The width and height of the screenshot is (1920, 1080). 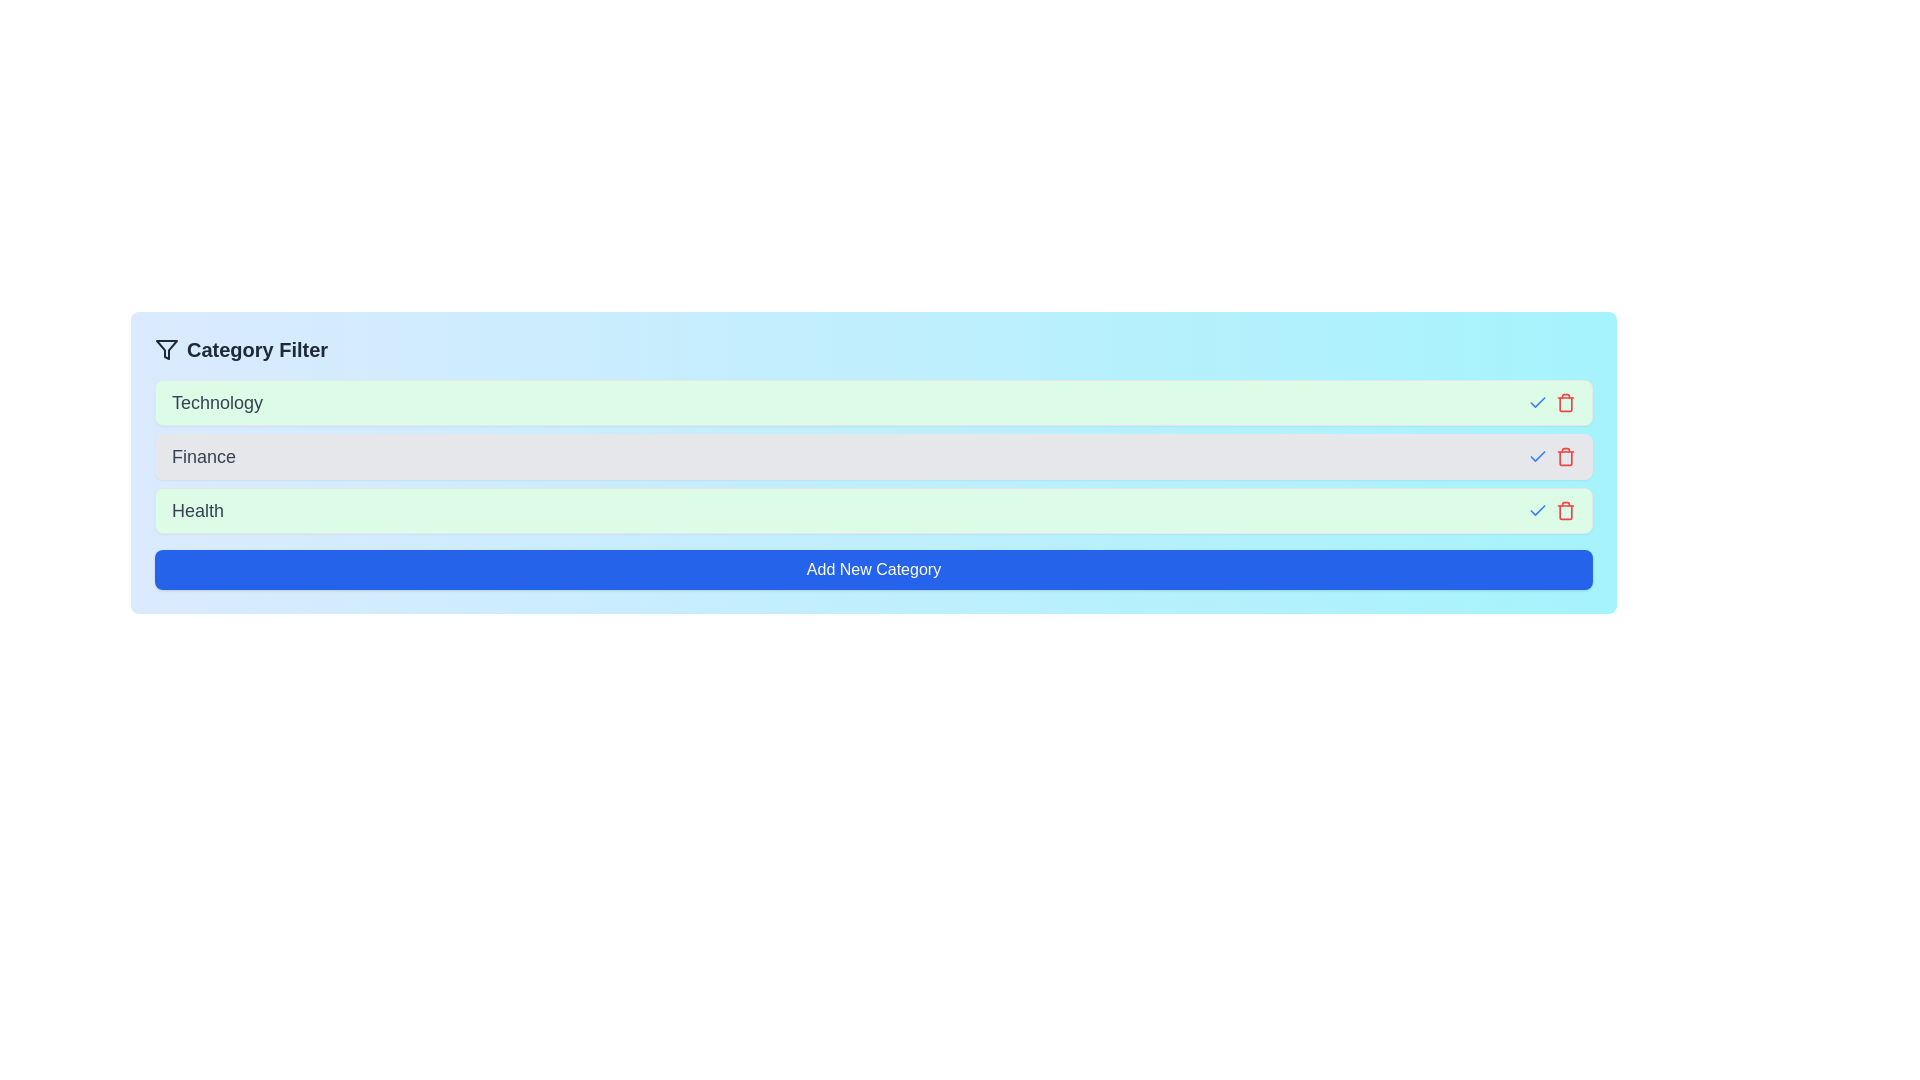 What do you see at coordinates (1536, 456) in the screenshot?
I see `the category Finance` at bounding box center [1536, 456].